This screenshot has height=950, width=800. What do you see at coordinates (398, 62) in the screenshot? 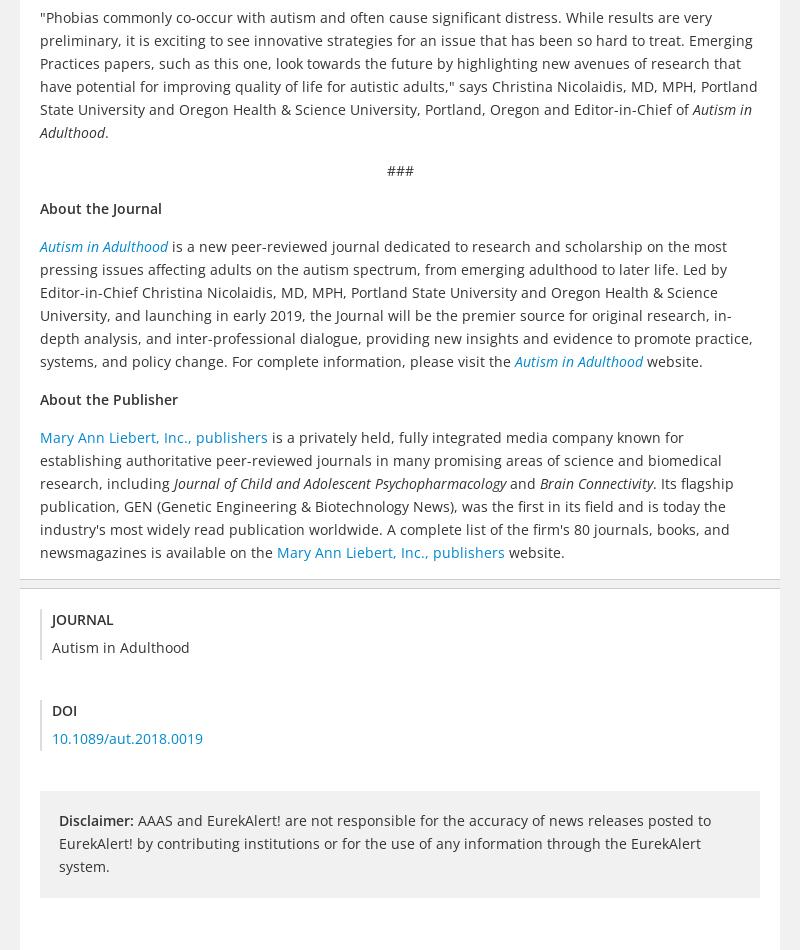
I see `'"Phobias commonly co-occur with autism and often cause significant distress. While results are very preliminary, it is exciting to see innovative strategies for an issue that has been so hard to treat. Emerging Practices papers, such as this one, look towards the future by highlighting new avenues of research that have potential for improving quality of life for autistic adults," says Christina Nicolaidis, MD, MPH, Portland State University and Oregon Health & Science University, Portland, Oregon and Editor-in-Chief of'` at bounding box center [398, 62].